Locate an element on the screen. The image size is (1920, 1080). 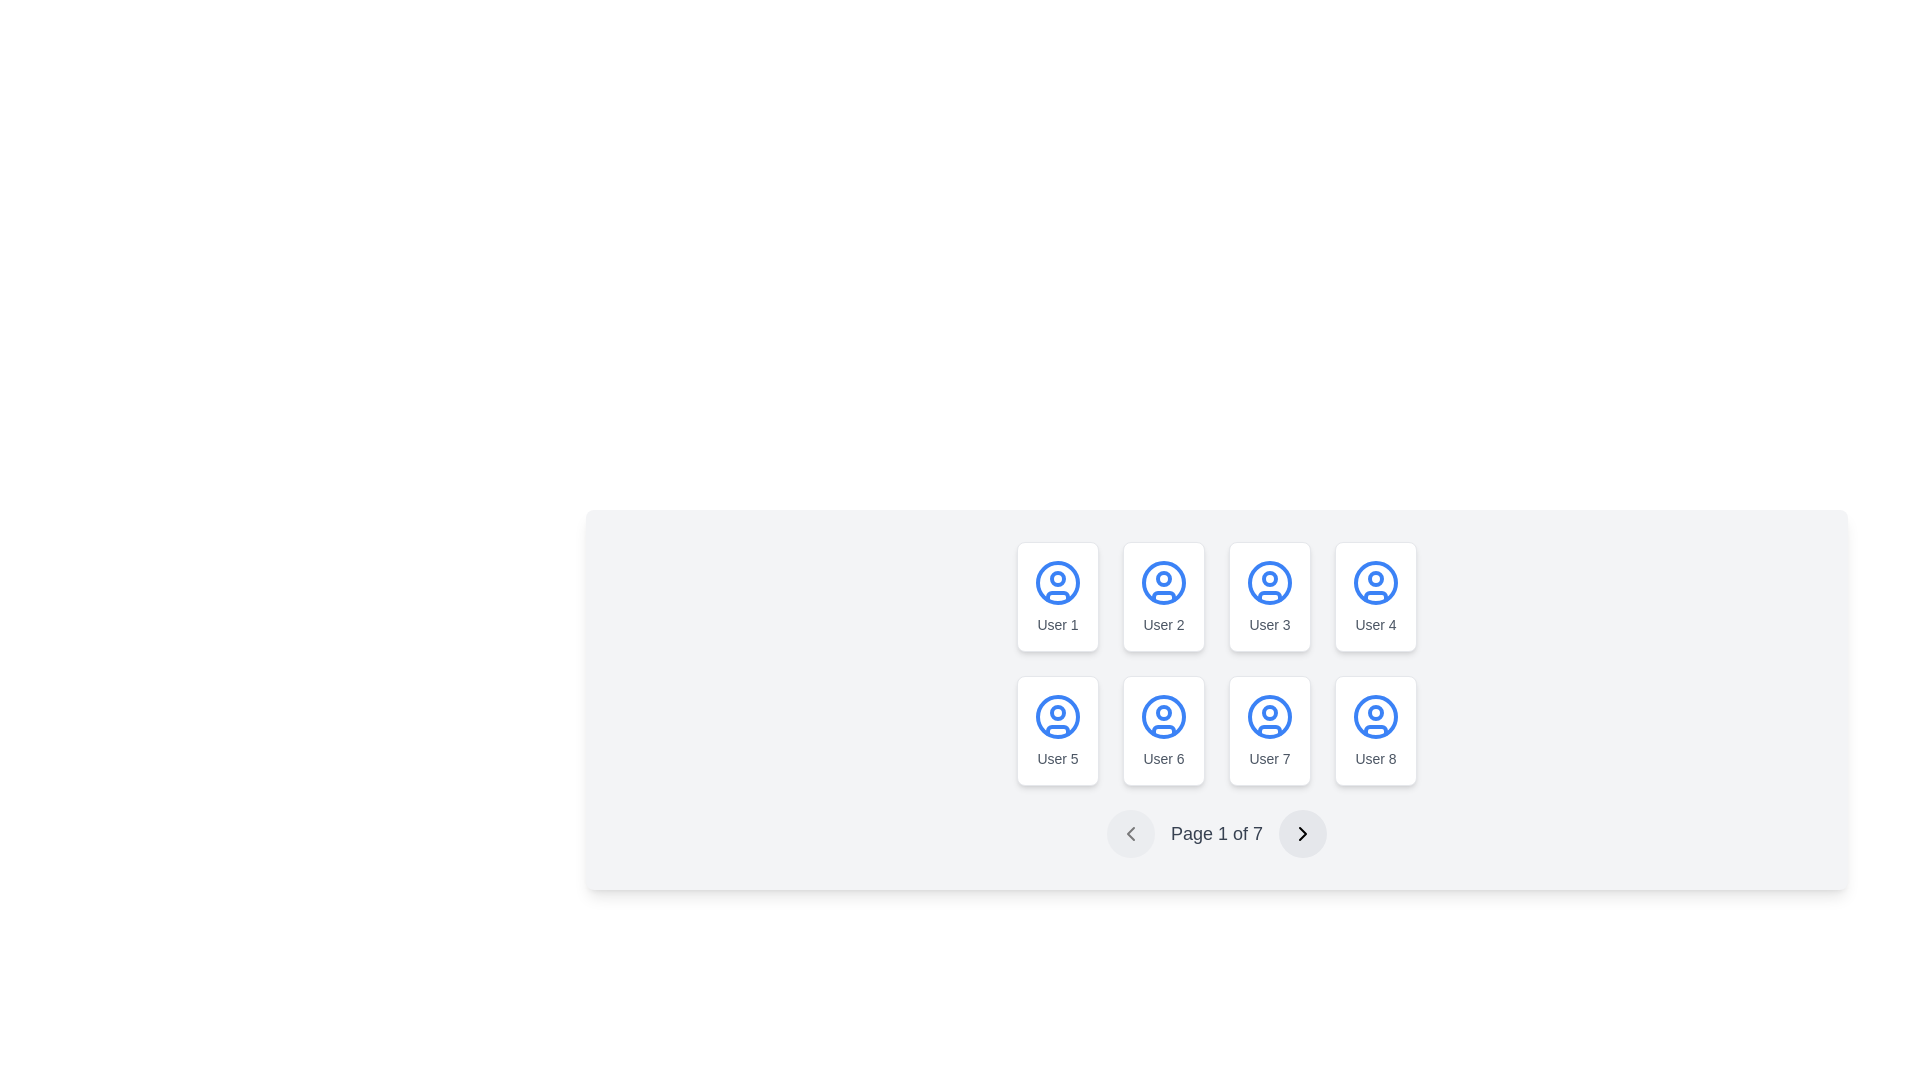
the text label displaying 'User 3' in a small, gray-colored font, located within a white card below a blue user icon is located at coordinates (1269, 623).